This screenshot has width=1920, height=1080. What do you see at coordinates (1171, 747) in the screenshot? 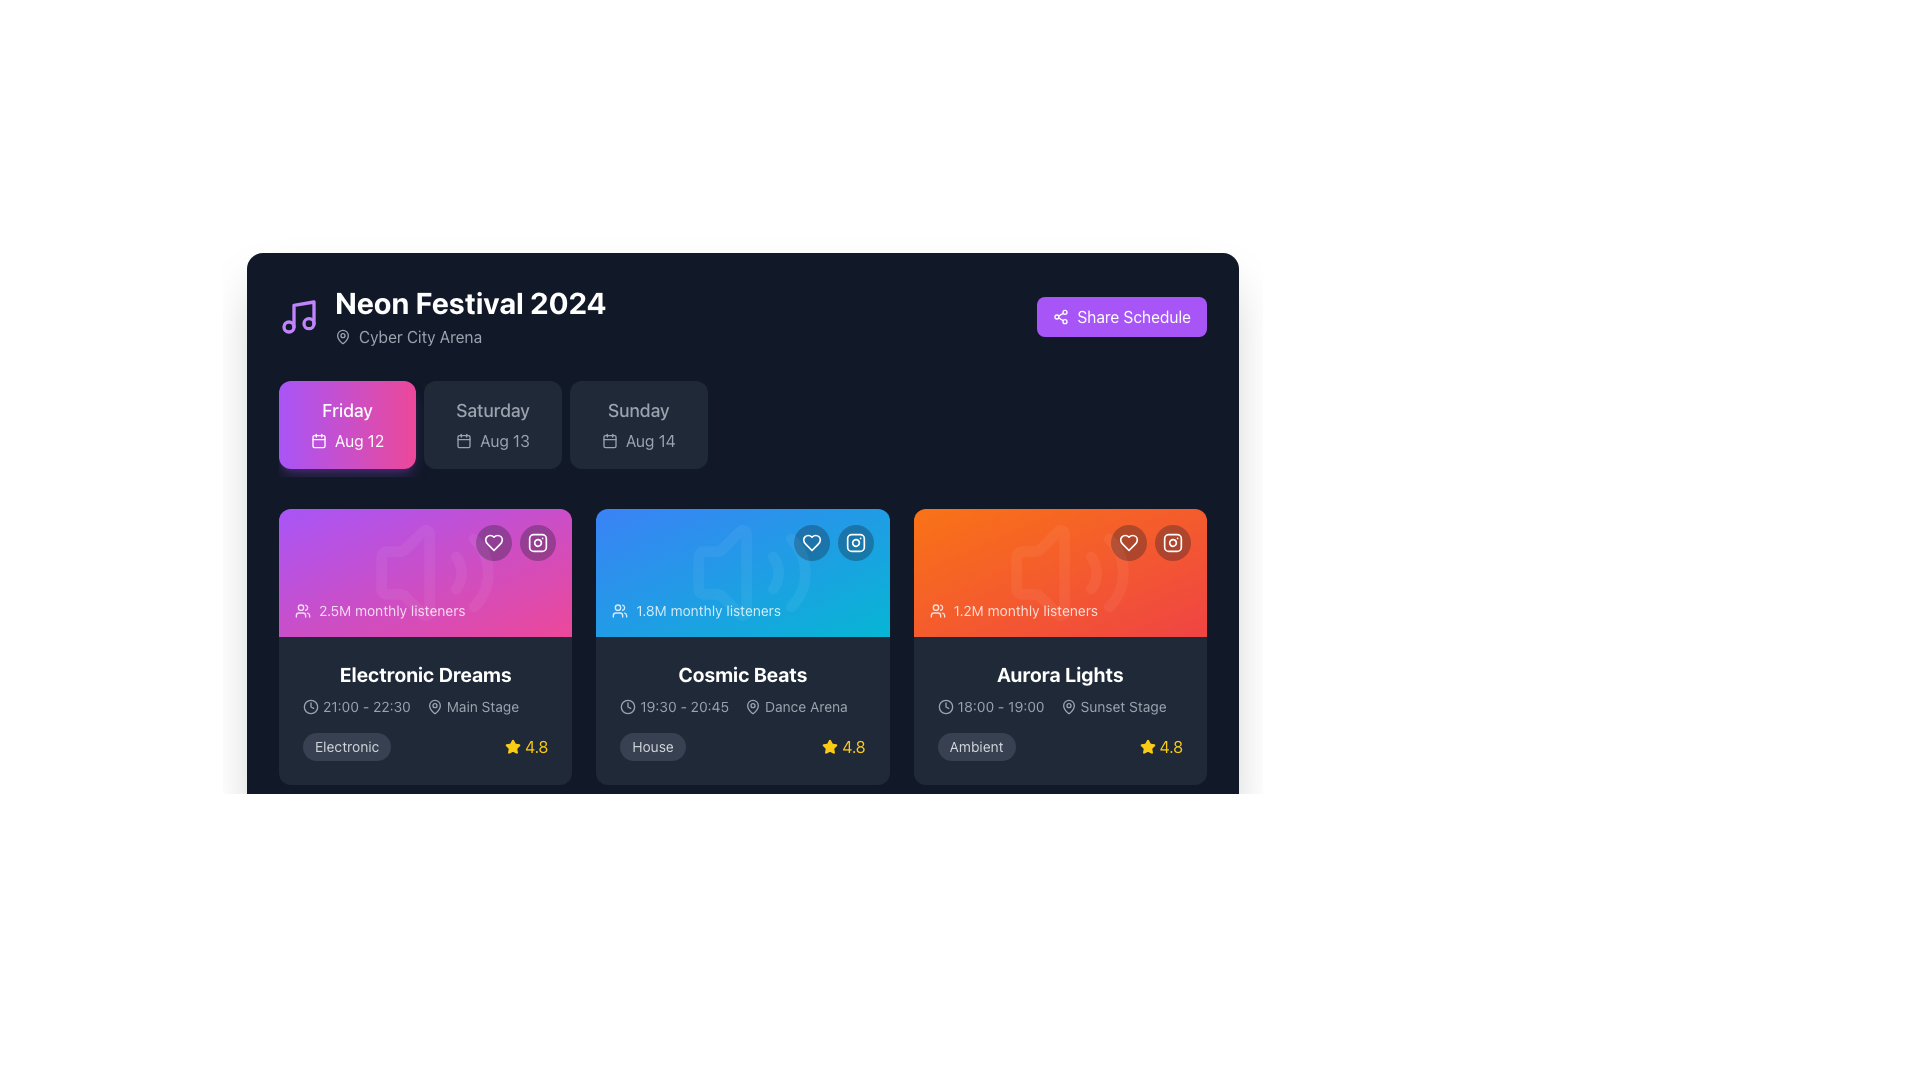
I see `the rating value display showing '4.8' styled in yellow, which is adjacent to the small yellow star icon in the footer area of the 'Aurora Lights' card layout for visual context` at bounding box center [1171, 747].